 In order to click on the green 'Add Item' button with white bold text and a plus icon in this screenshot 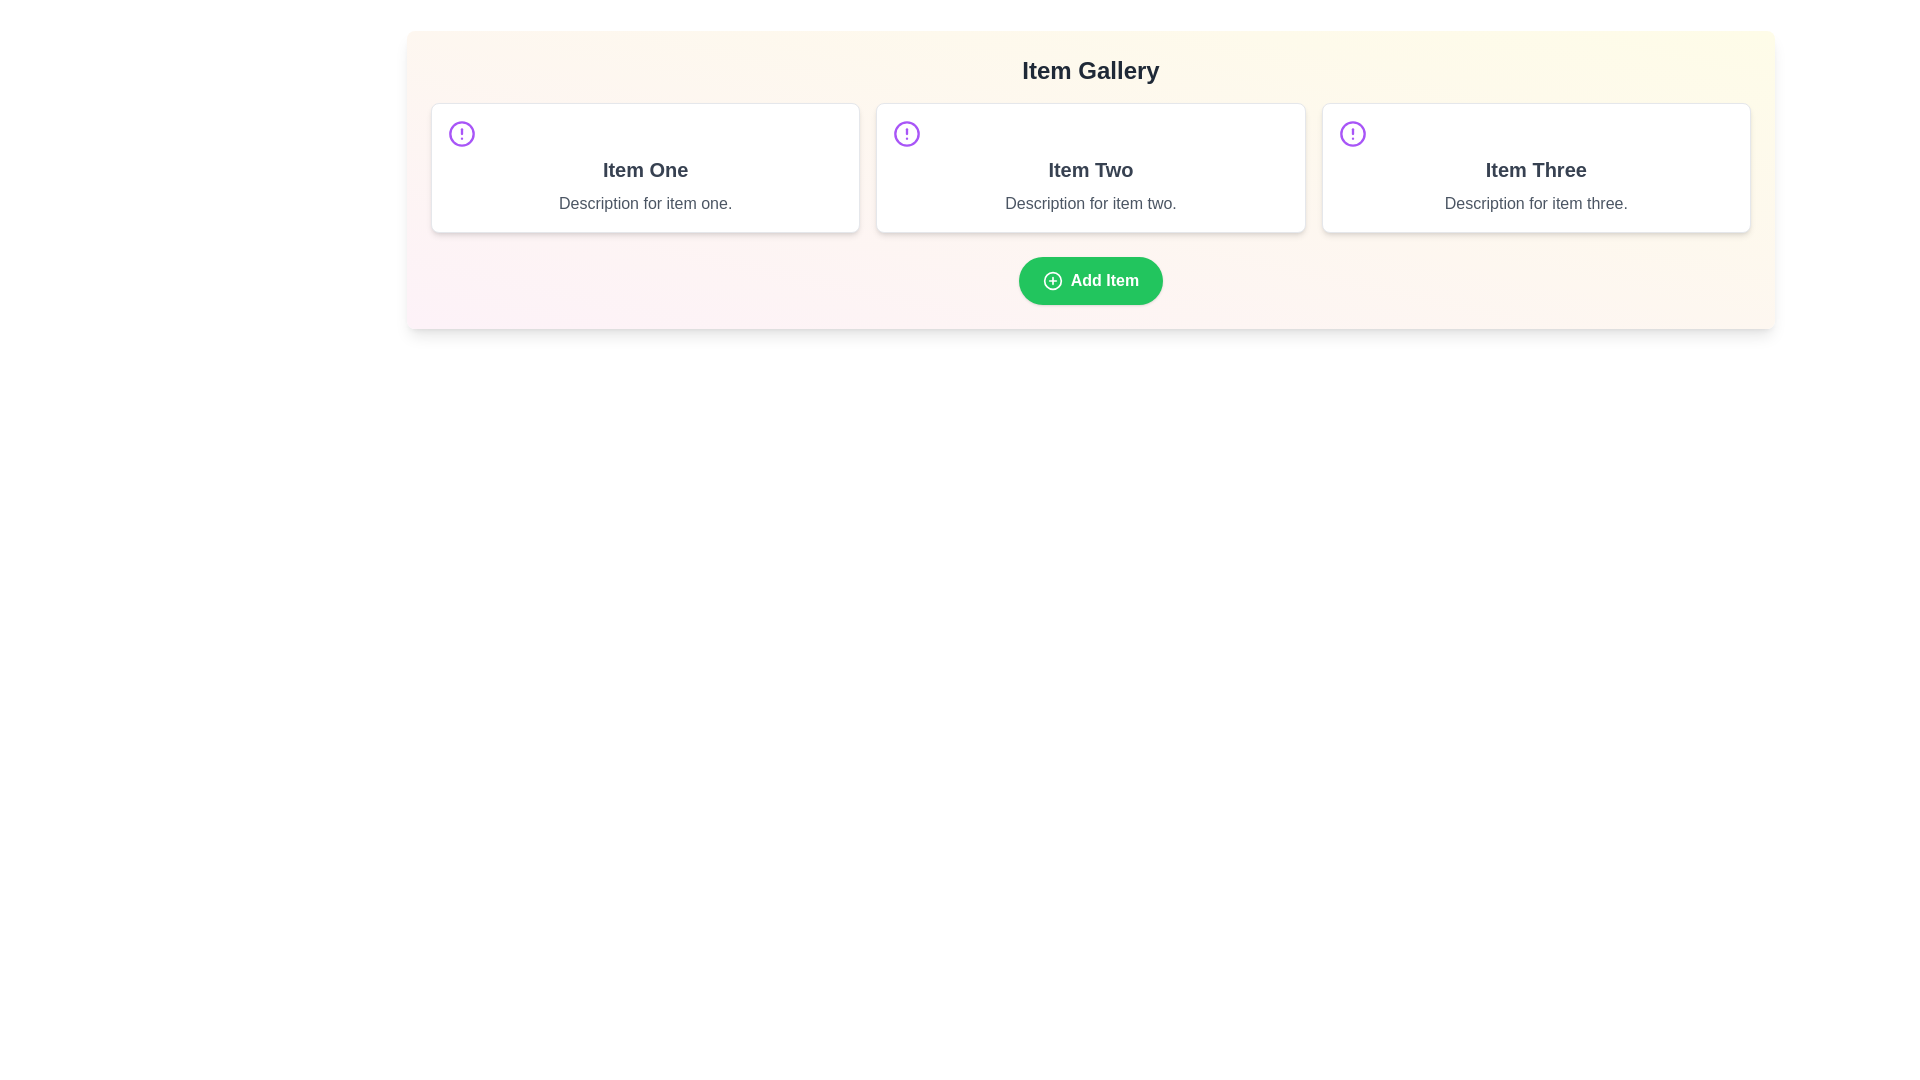, I will do `click(1089, 281)`.